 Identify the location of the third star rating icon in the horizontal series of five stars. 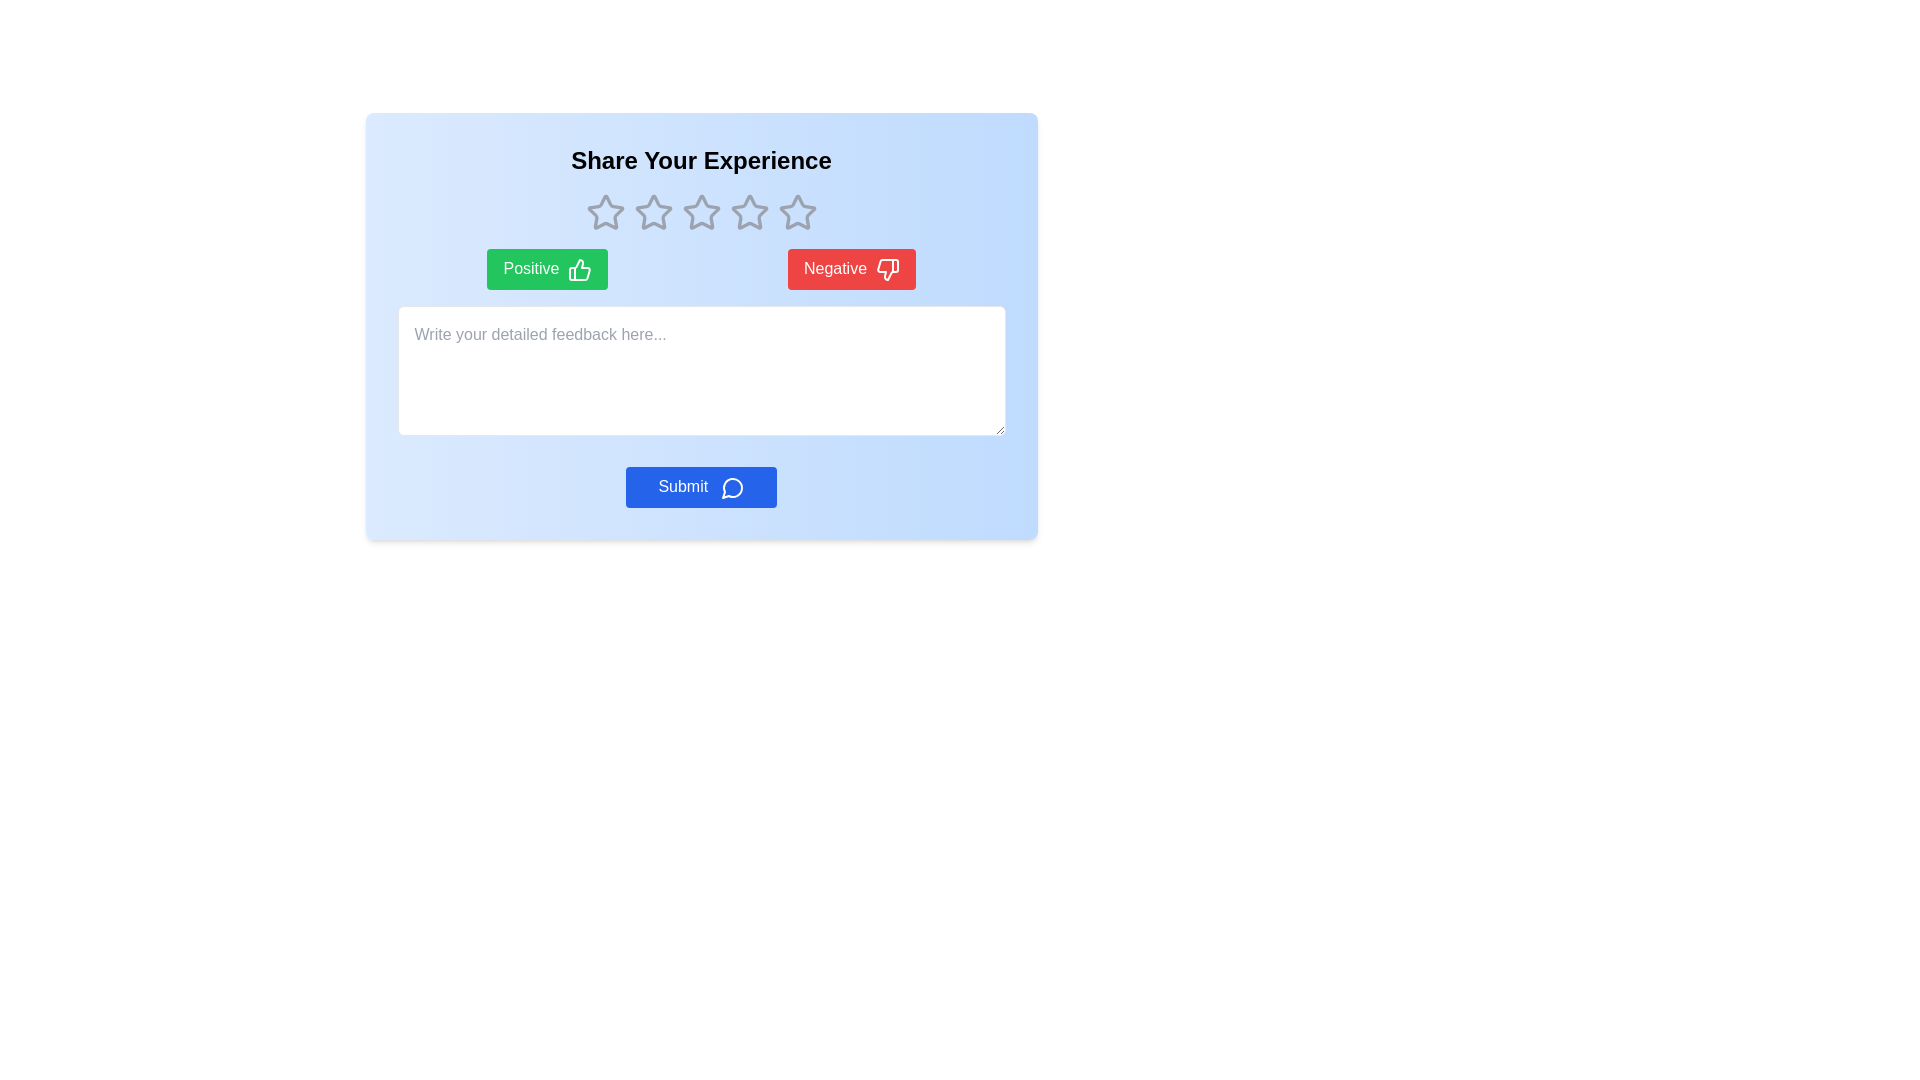
(748, 212).